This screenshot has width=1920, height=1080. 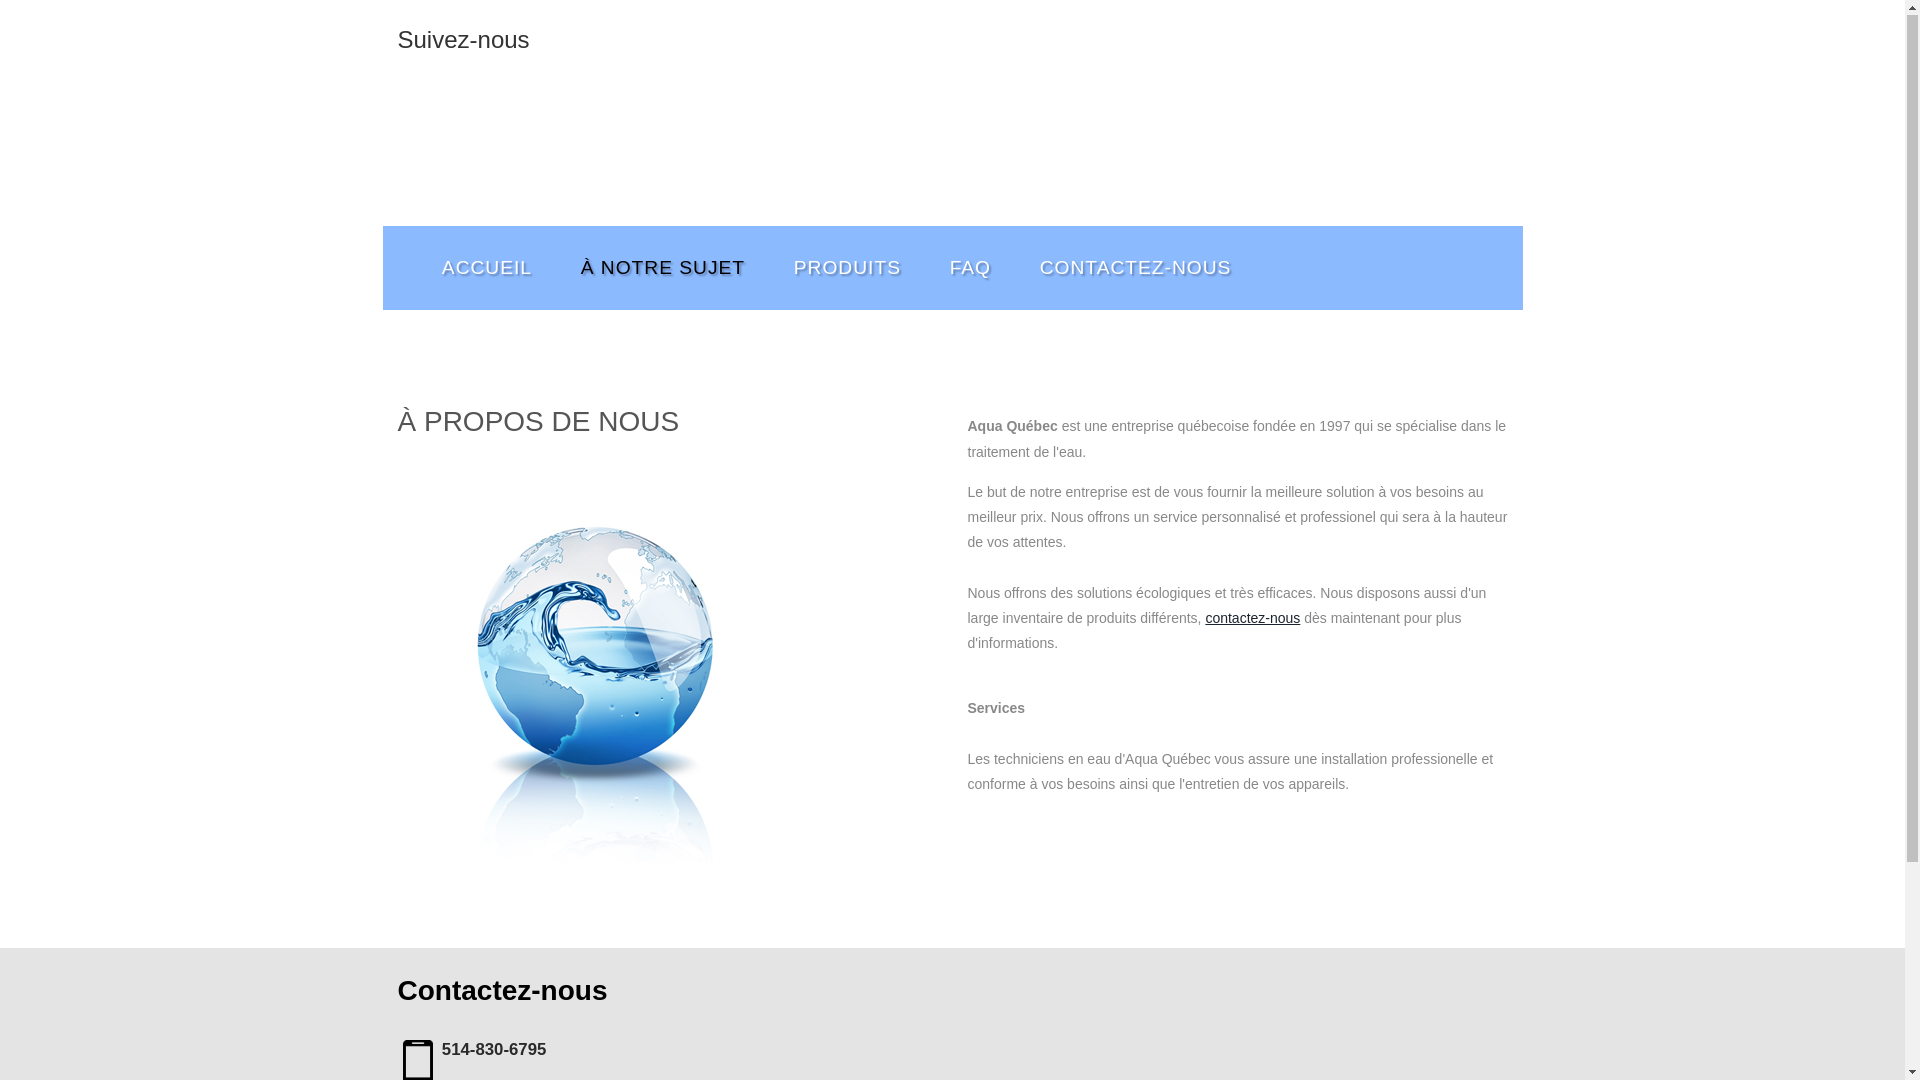 I want to click on 'contactez-nous', so click(x=1251, y=617).